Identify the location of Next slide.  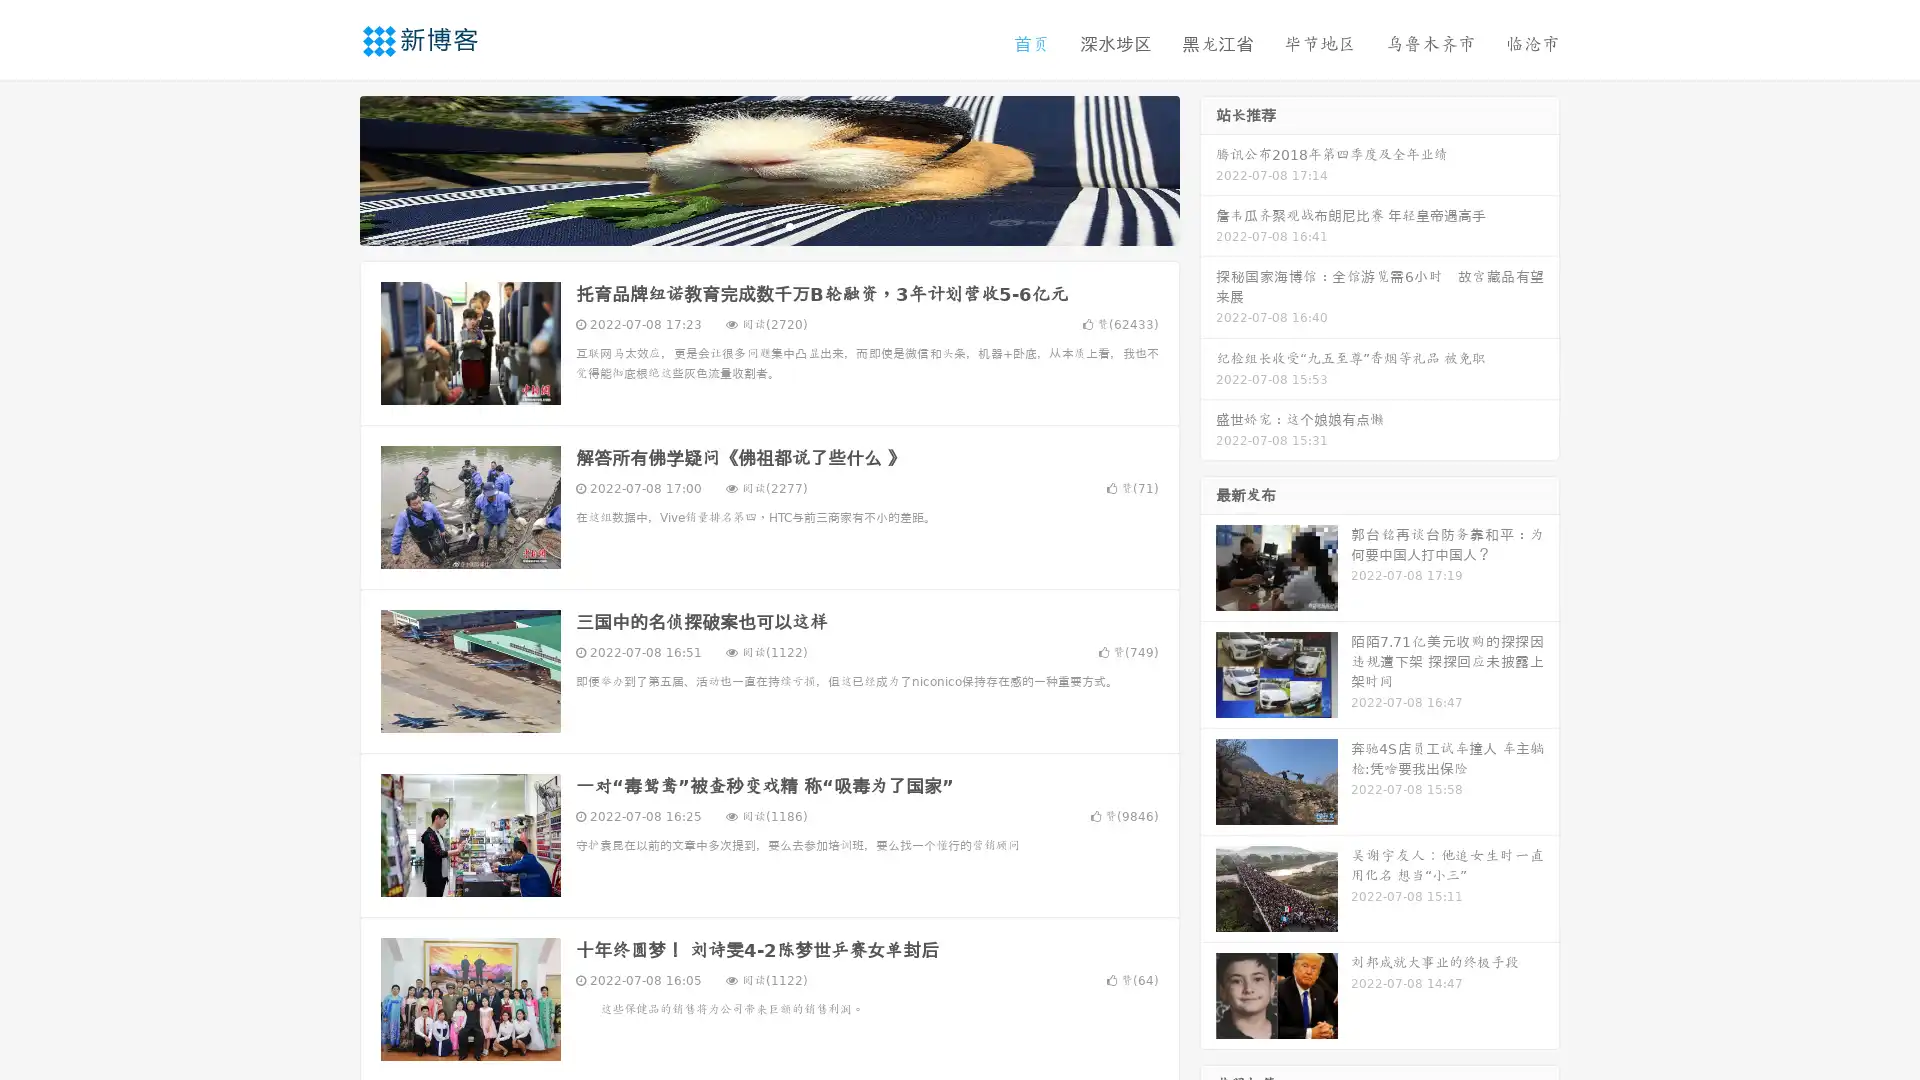
(1208, 168).